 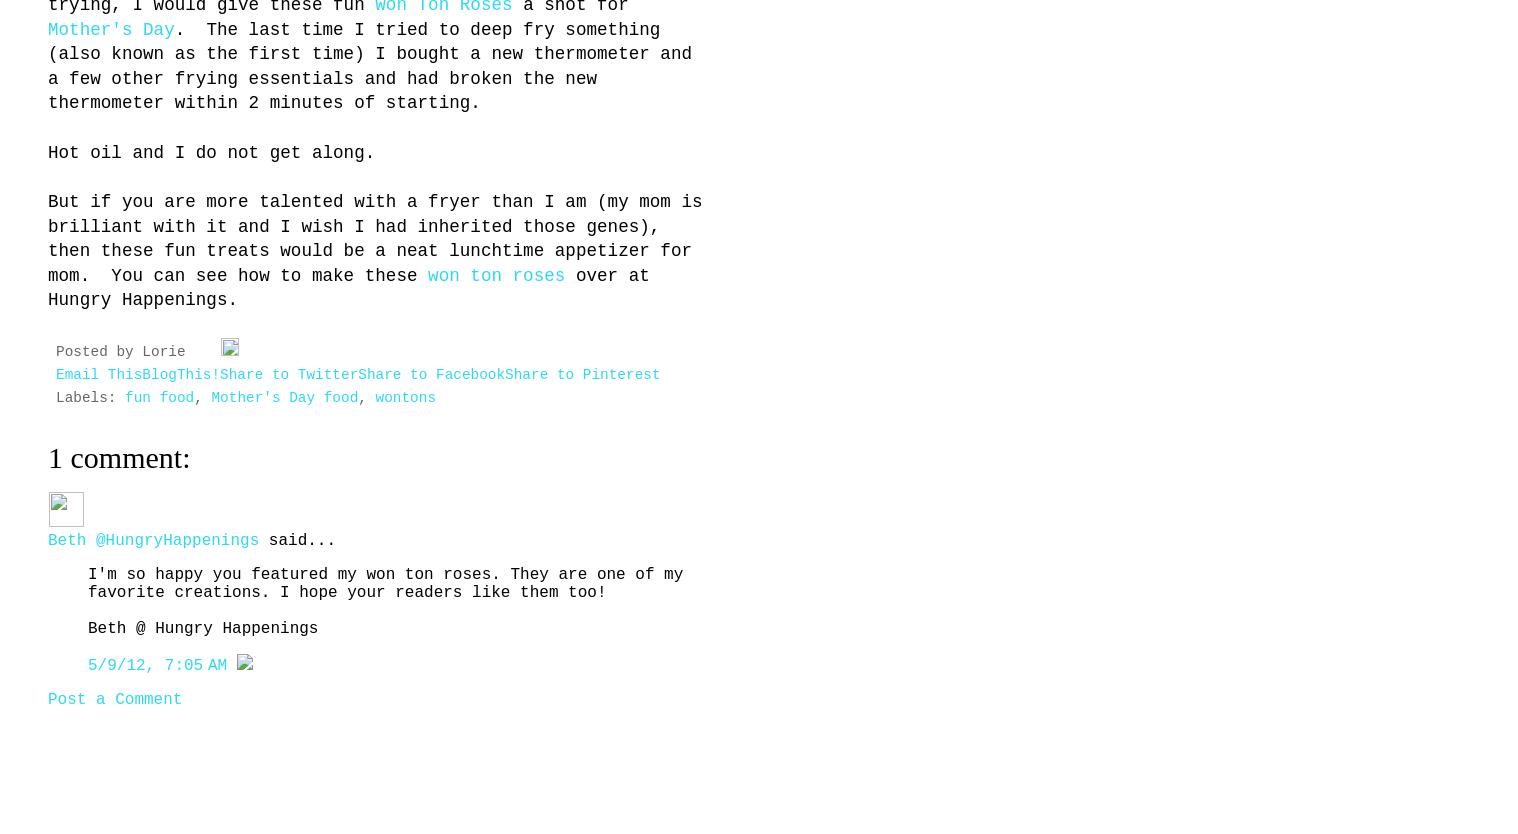 I want to click on '1 comment:', so click(x=118, y=457).